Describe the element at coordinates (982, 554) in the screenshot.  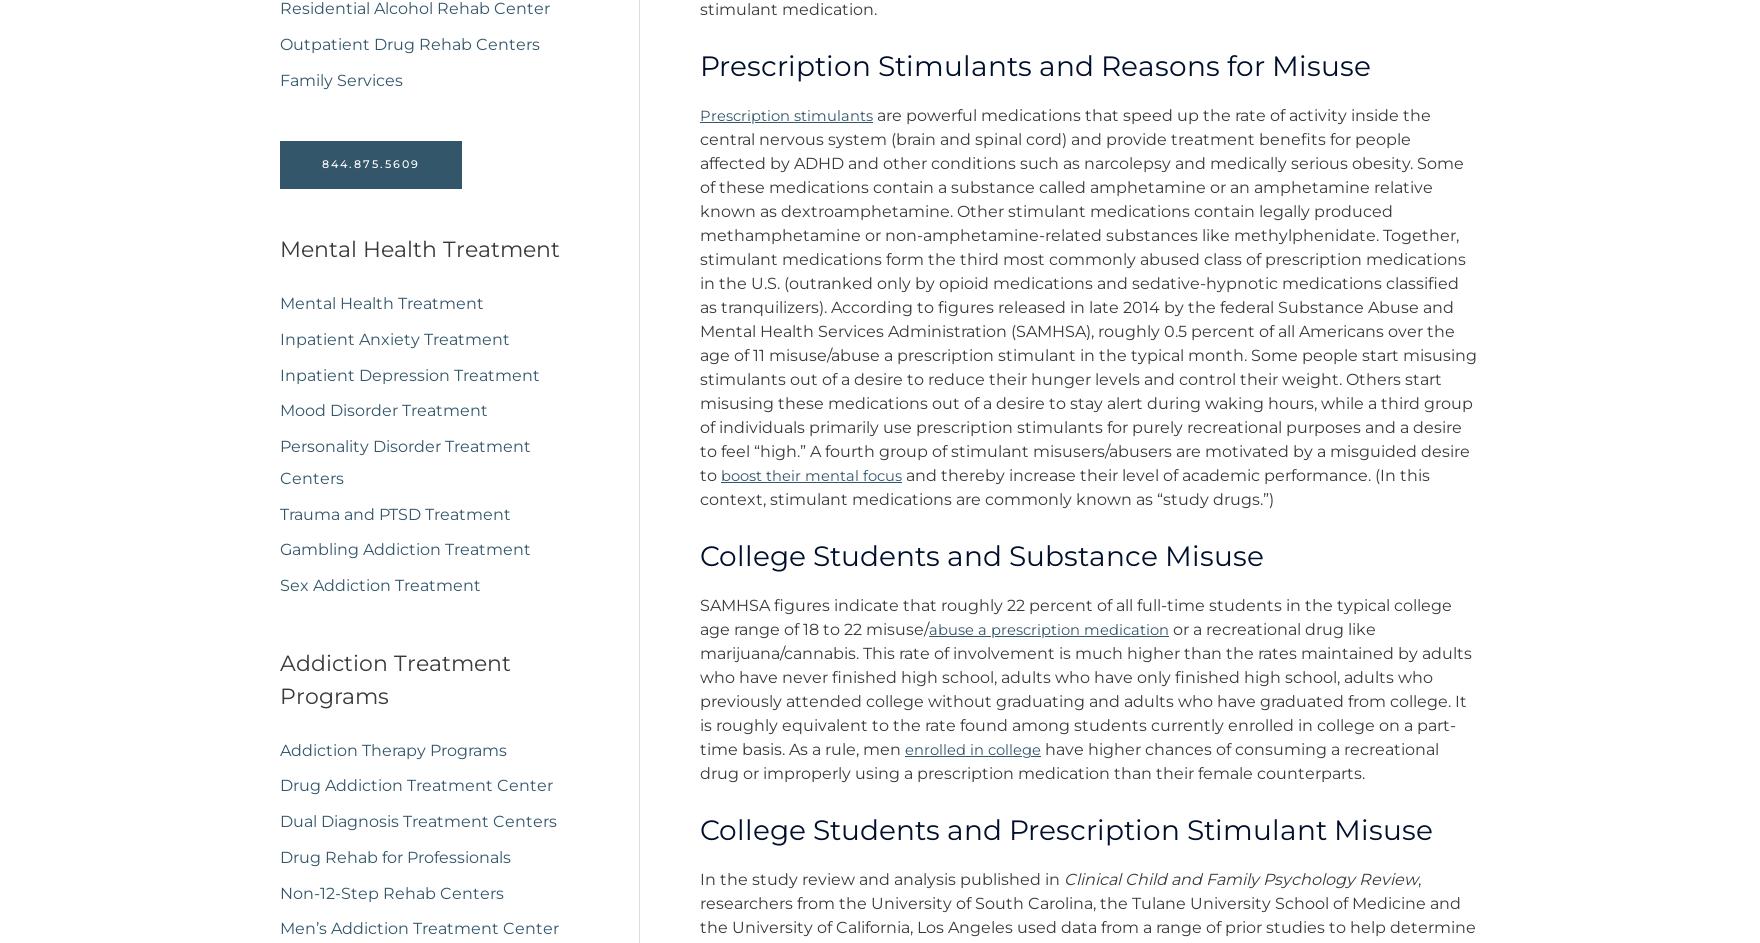
I see `'College Students and Substance Misuse'` at that location.